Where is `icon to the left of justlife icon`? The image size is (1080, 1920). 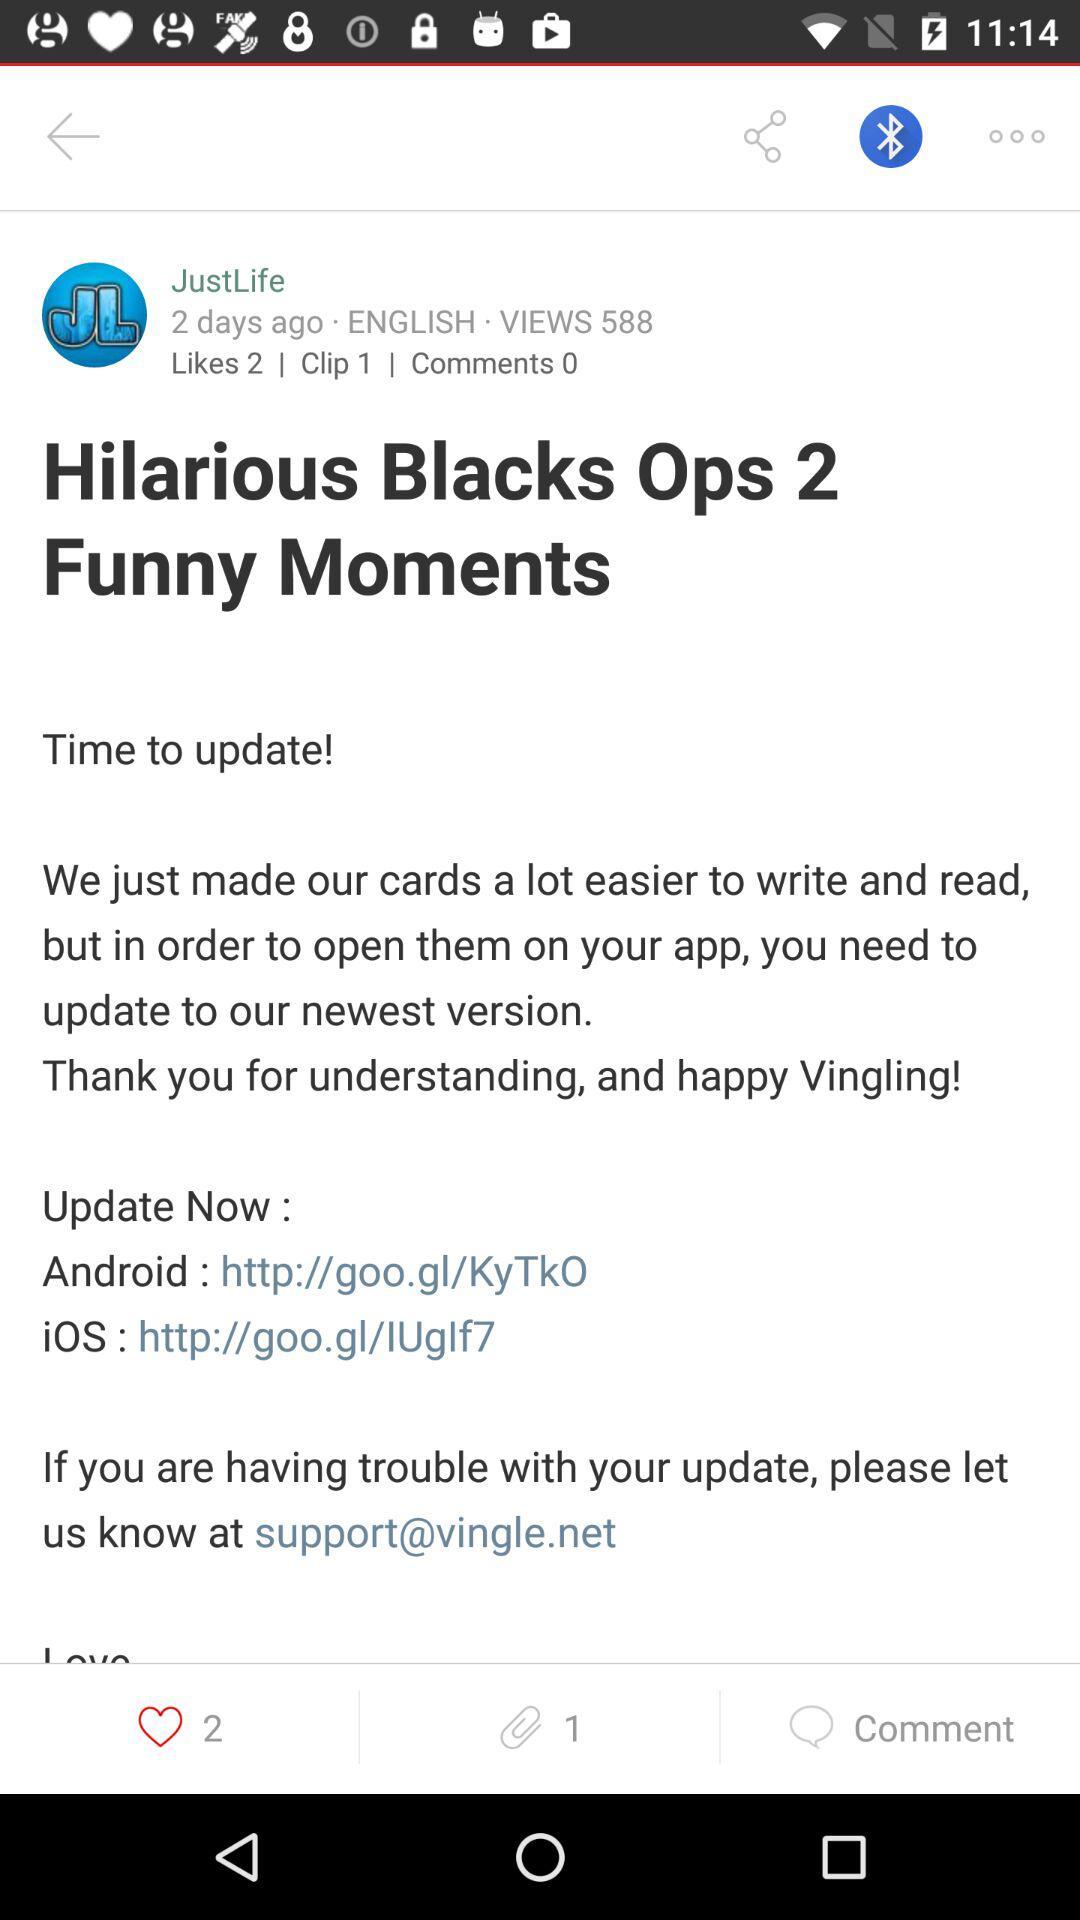
icon to the left of justlife icon is located at coordinates (94, 314).